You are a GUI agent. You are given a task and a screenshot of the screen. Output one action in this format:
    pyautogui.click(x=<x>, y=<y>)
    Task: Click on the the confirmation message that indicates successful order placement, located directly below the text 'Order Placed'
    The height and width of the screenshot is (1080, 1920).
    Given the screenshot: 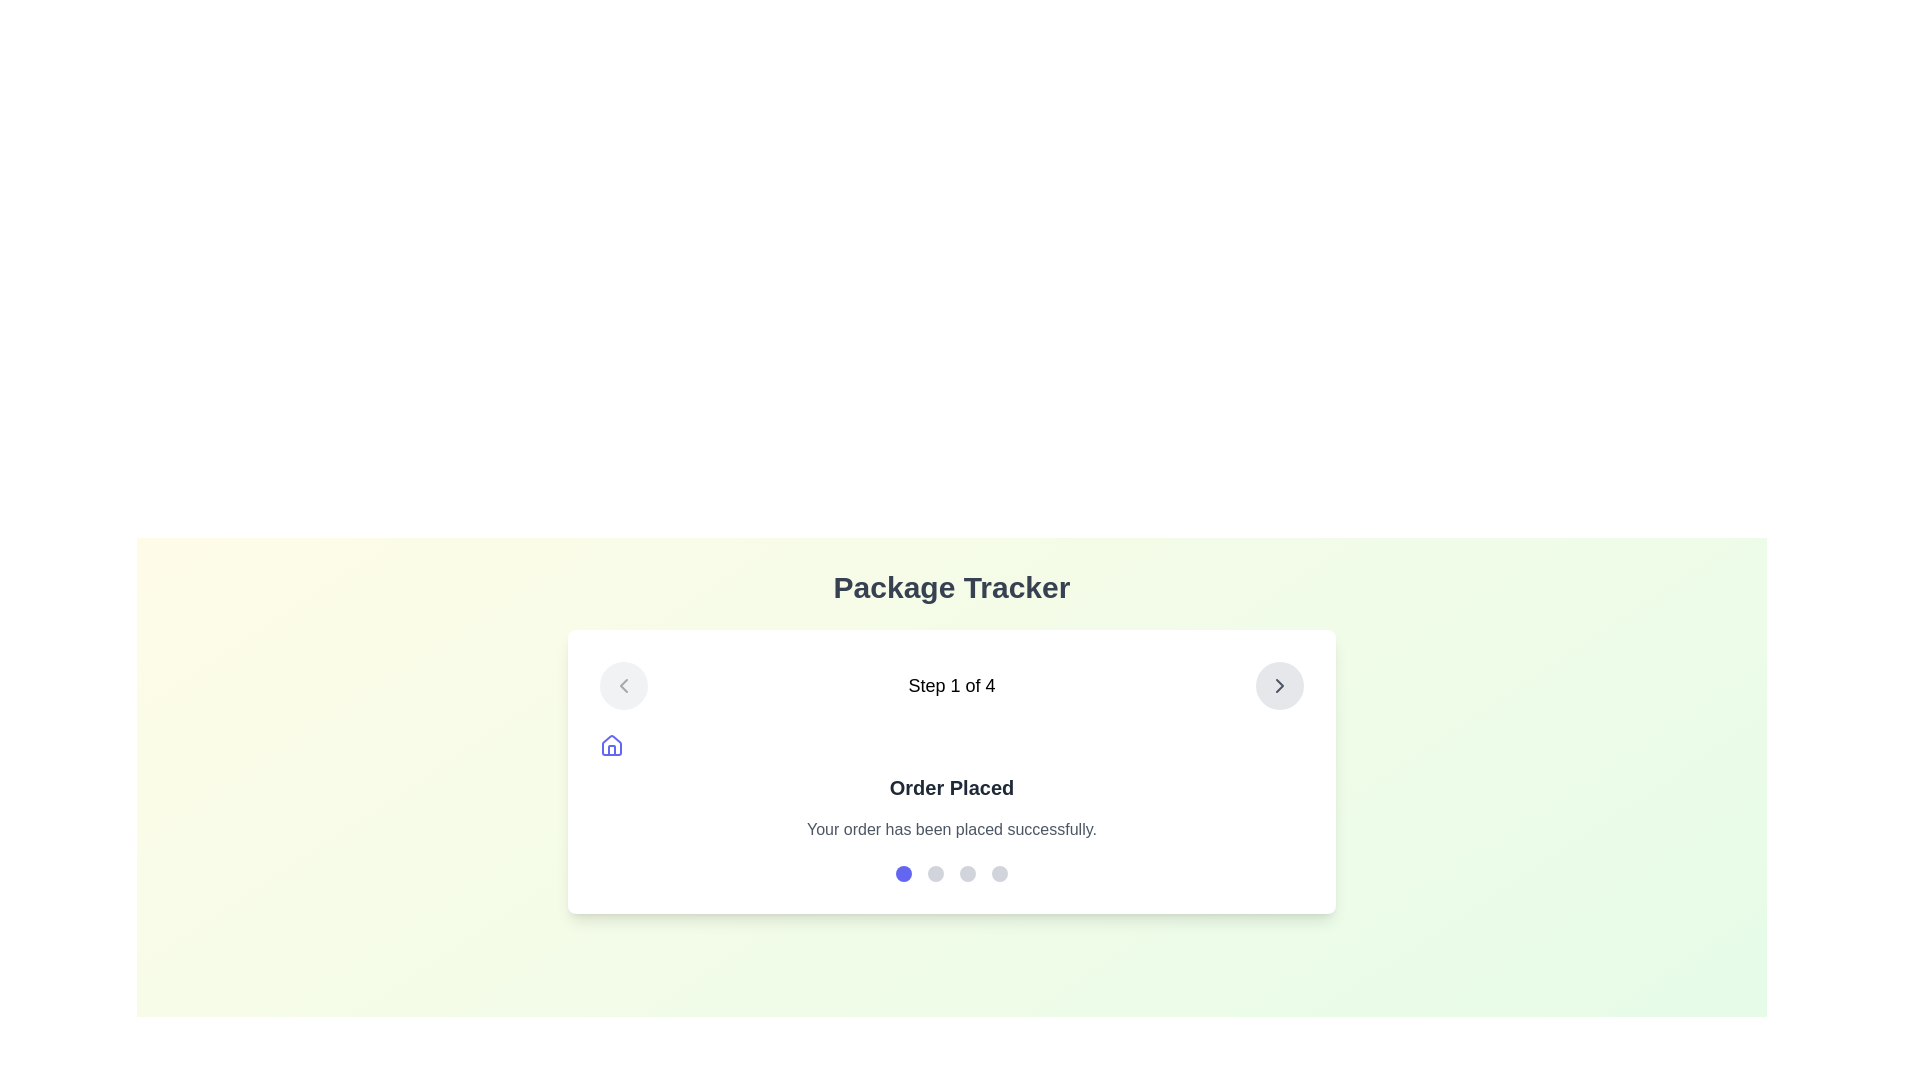 What is the action you would take?
    pyautogui.click(x=950, y=829)
    